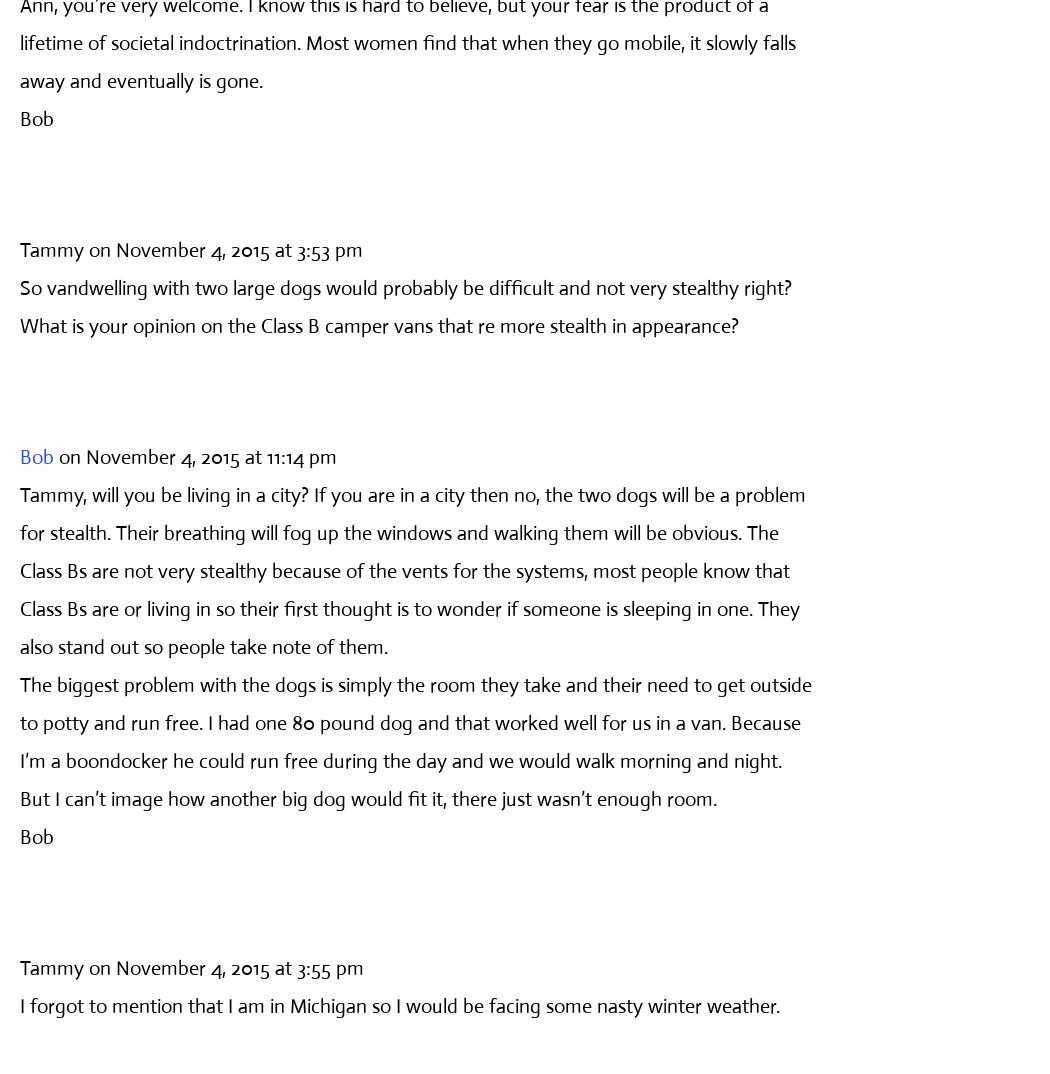 This screenshot has height=1074, width=1050. I want to click on 'on November 4, 2015 at 3:55 pm', so click(226, 966).